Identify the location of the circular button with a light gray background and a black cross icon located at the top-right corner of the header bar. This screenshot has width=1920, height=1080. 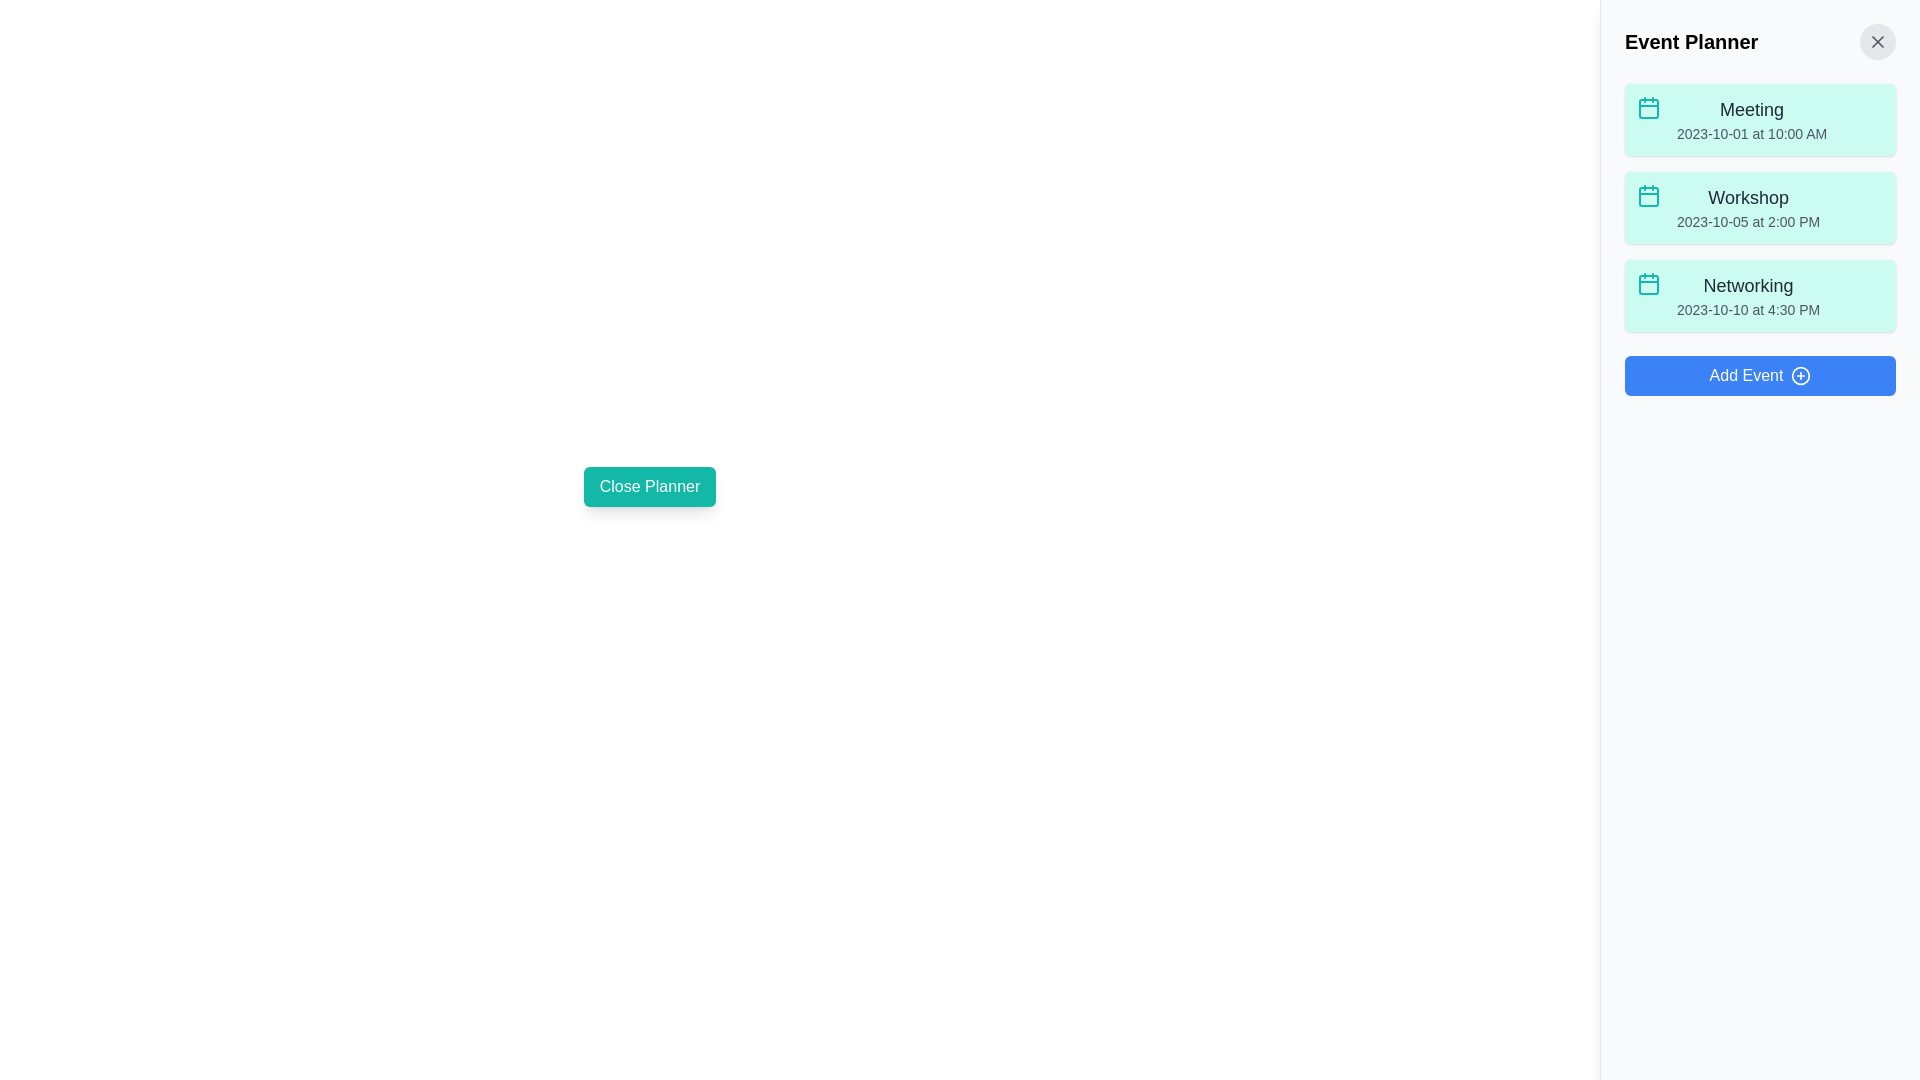
(1876, 42).